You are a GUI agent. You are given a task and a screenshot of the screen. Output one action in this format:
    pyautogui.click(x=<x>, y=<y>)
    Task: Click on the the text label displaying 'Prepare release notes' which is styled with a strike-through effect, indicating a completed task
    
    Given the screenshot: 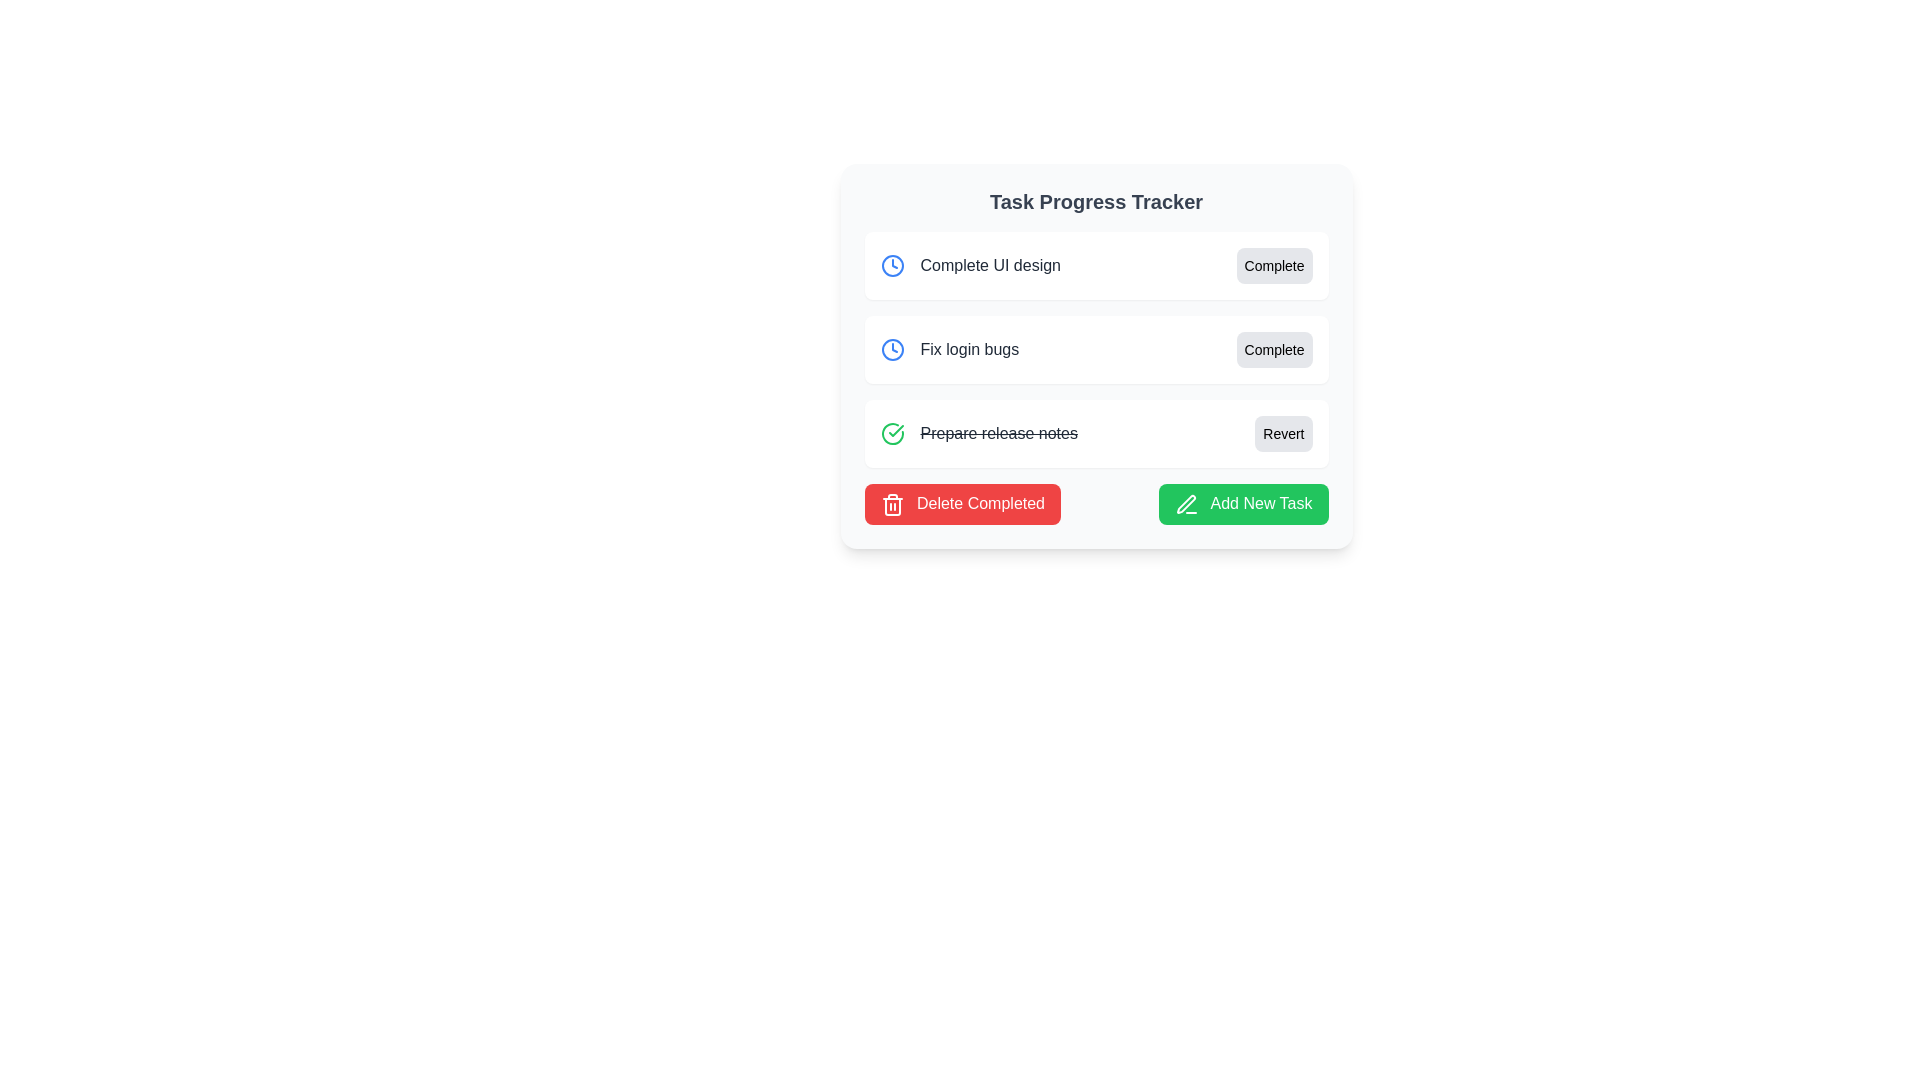 What is the action you would take?
    pyautogui.click(x=999, y=433)
    